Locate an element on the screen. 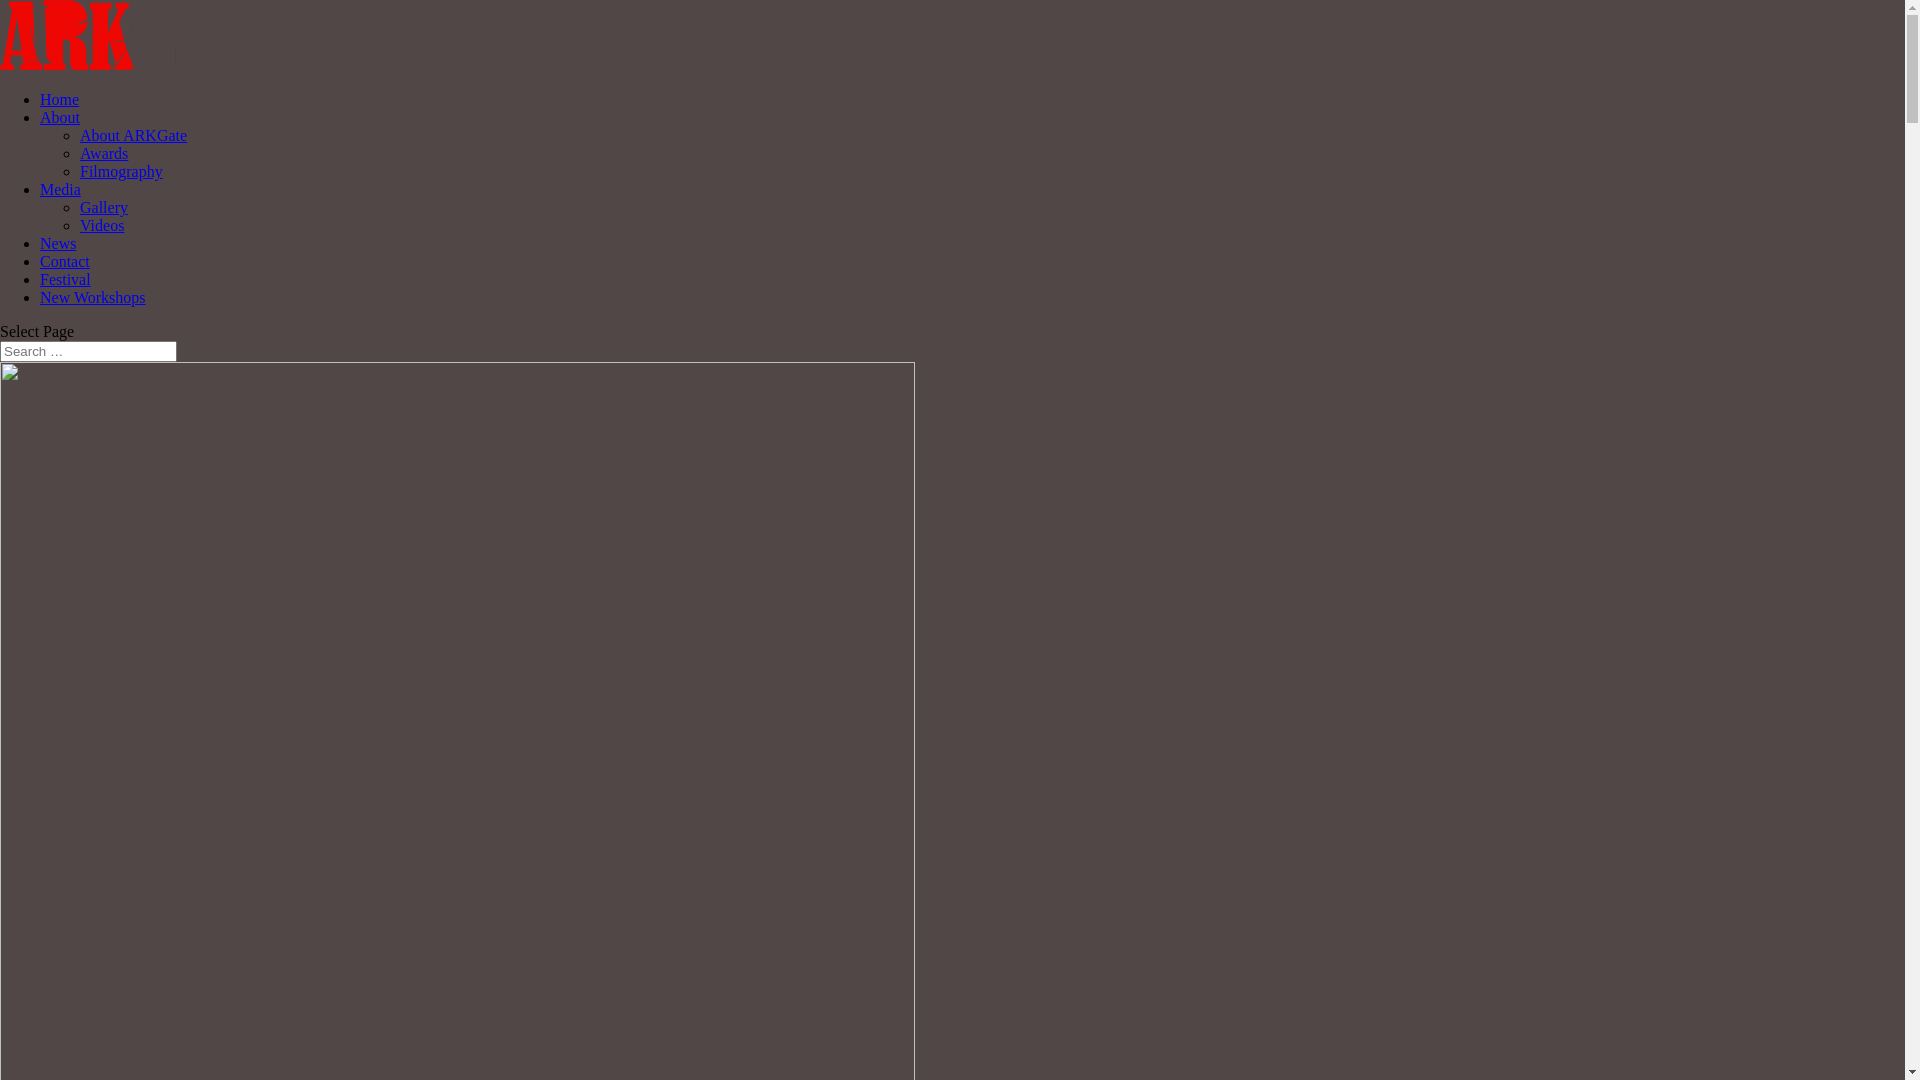 The image size is (1920, 1080). 'Awards' is located at coordinates (103, 152).